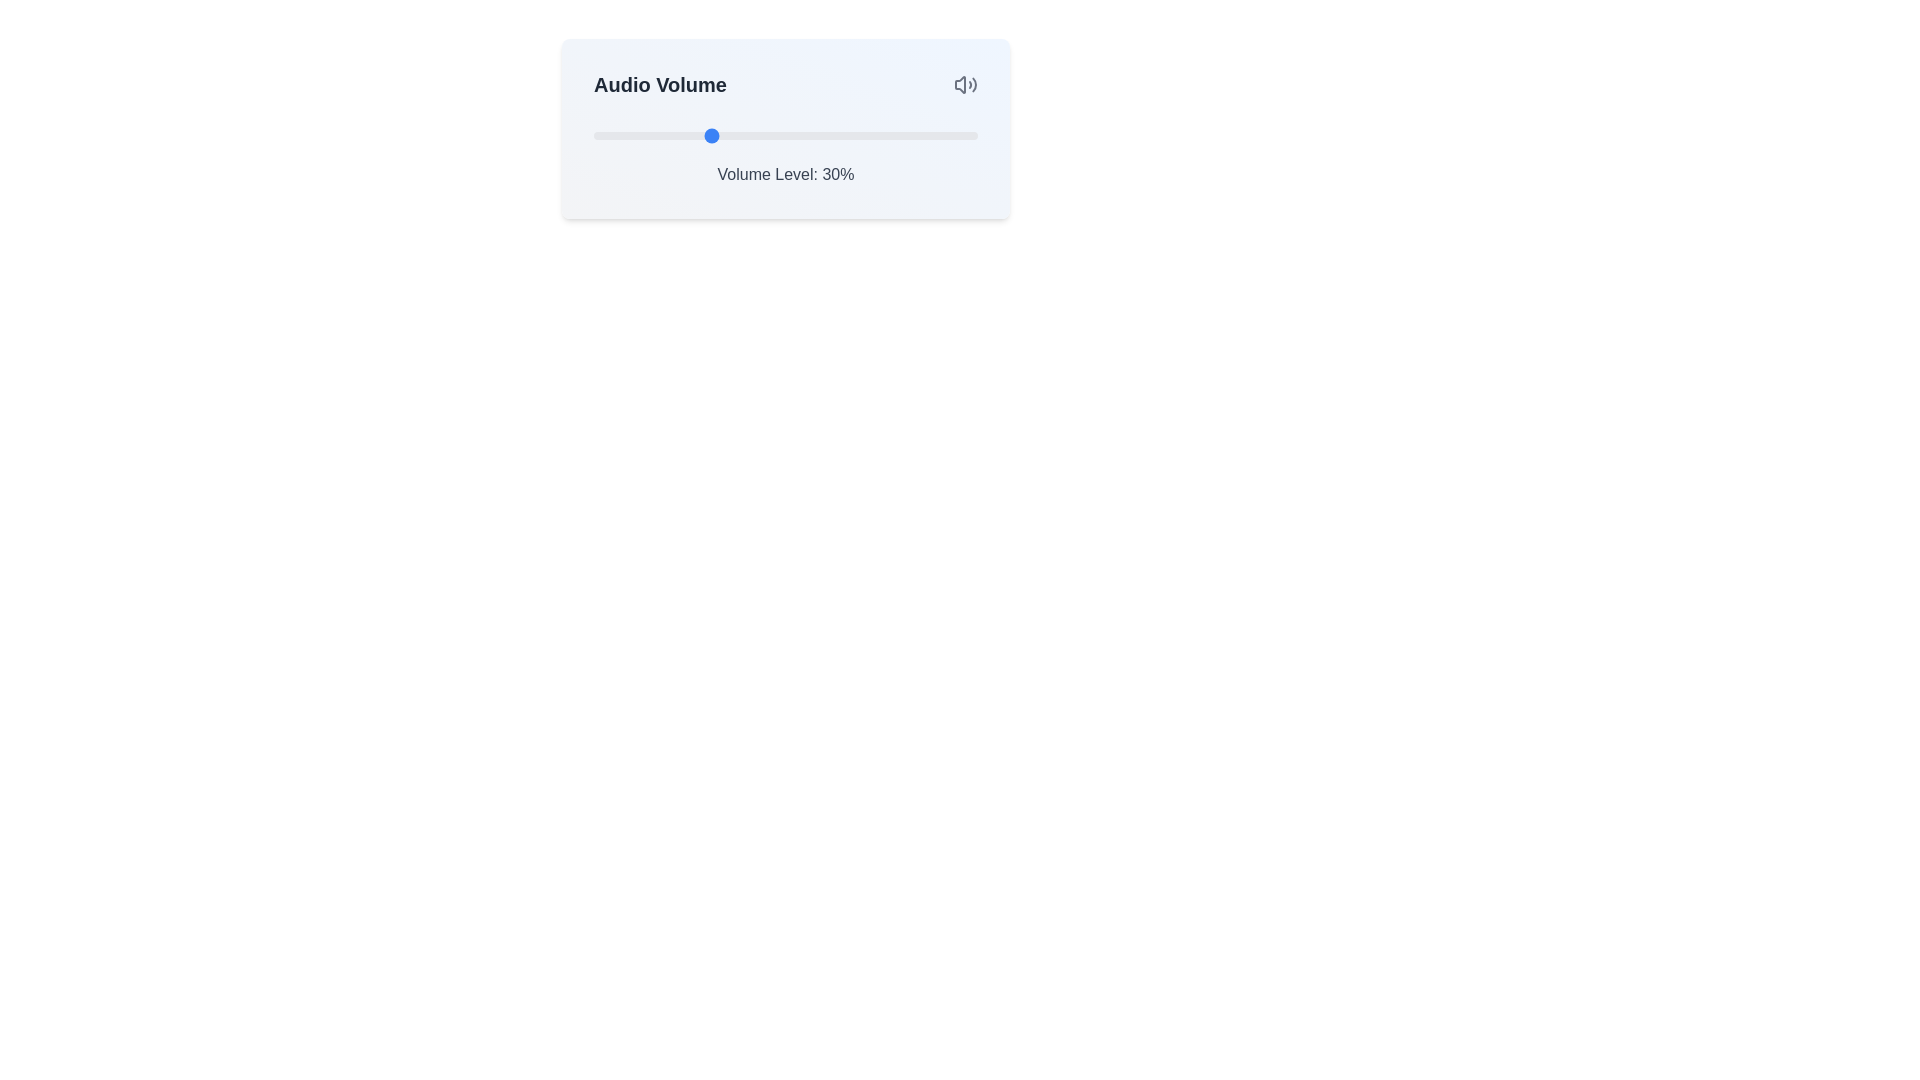  I want to click on audio volume, so click(788, 135).